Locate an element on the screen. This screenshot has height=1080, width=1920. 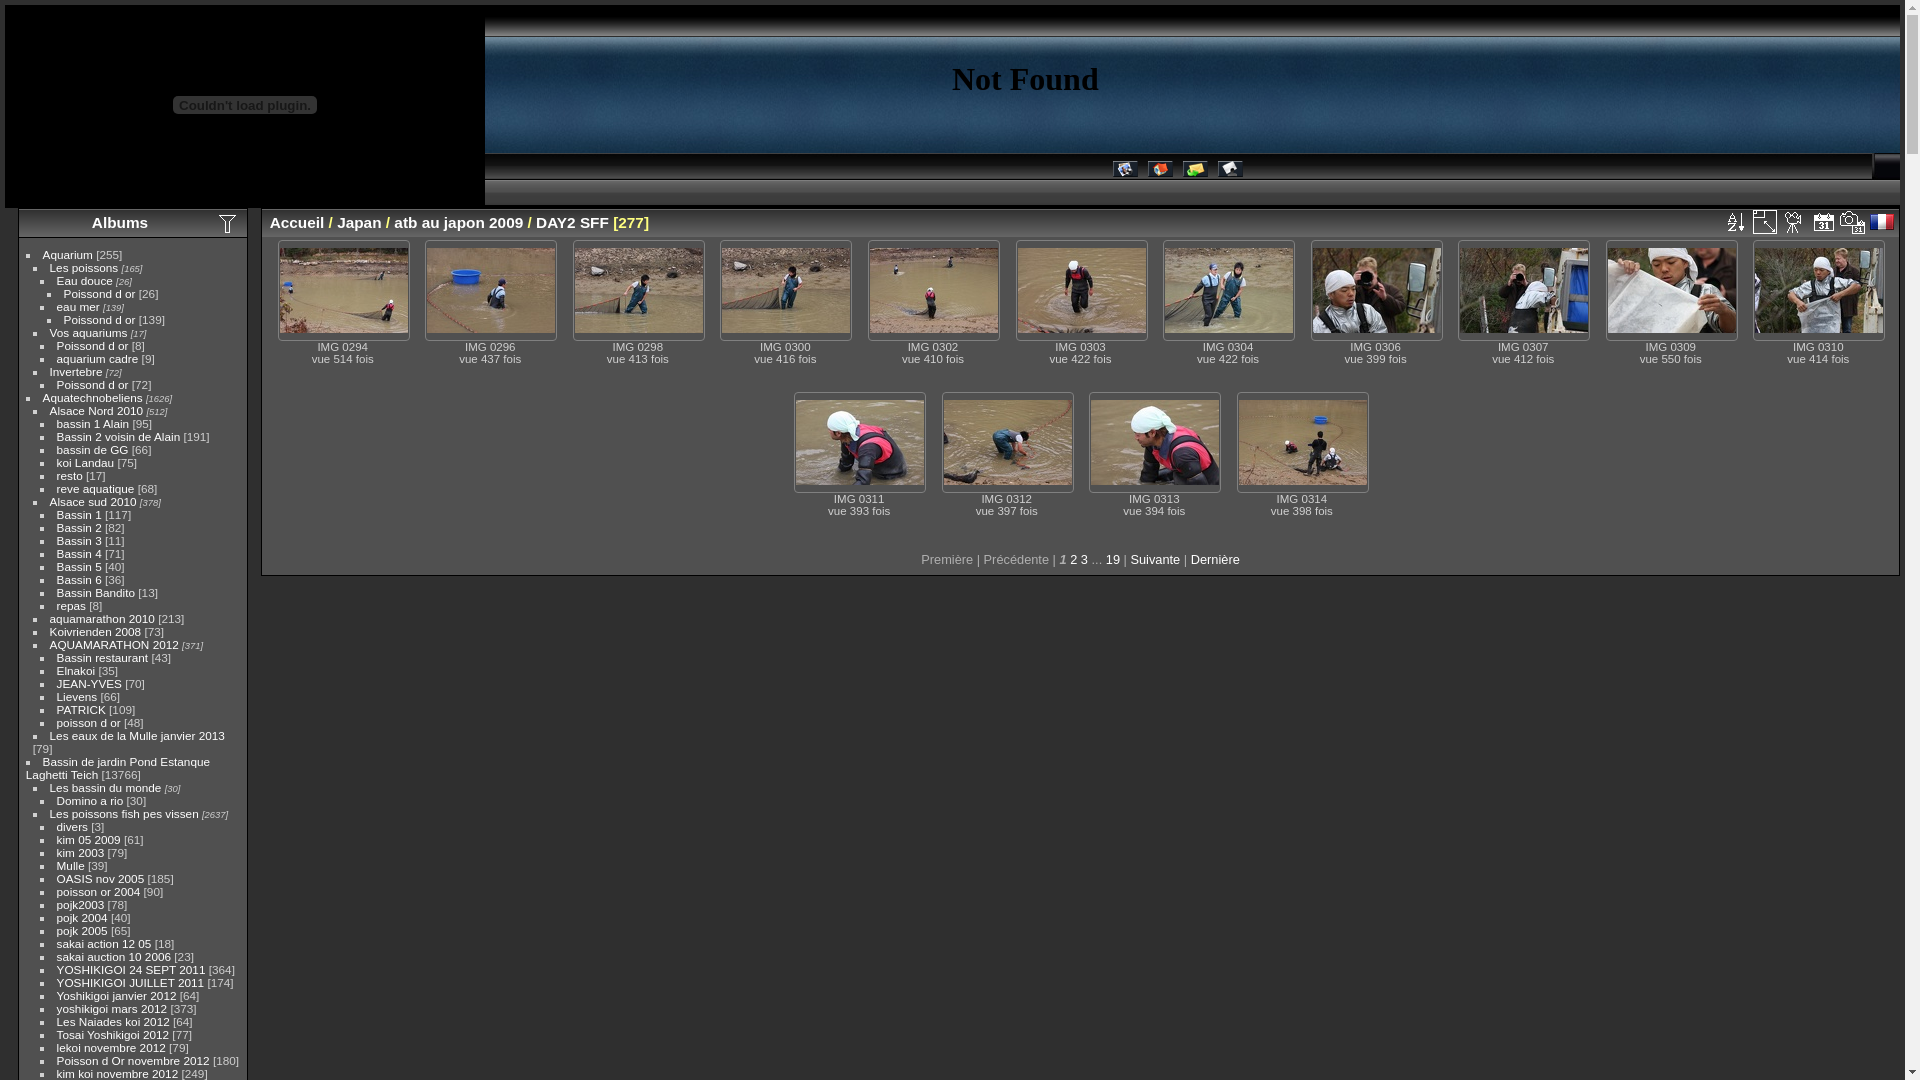
'IMG 0314 (398 visites)' is located at coordinates (1302, 441).